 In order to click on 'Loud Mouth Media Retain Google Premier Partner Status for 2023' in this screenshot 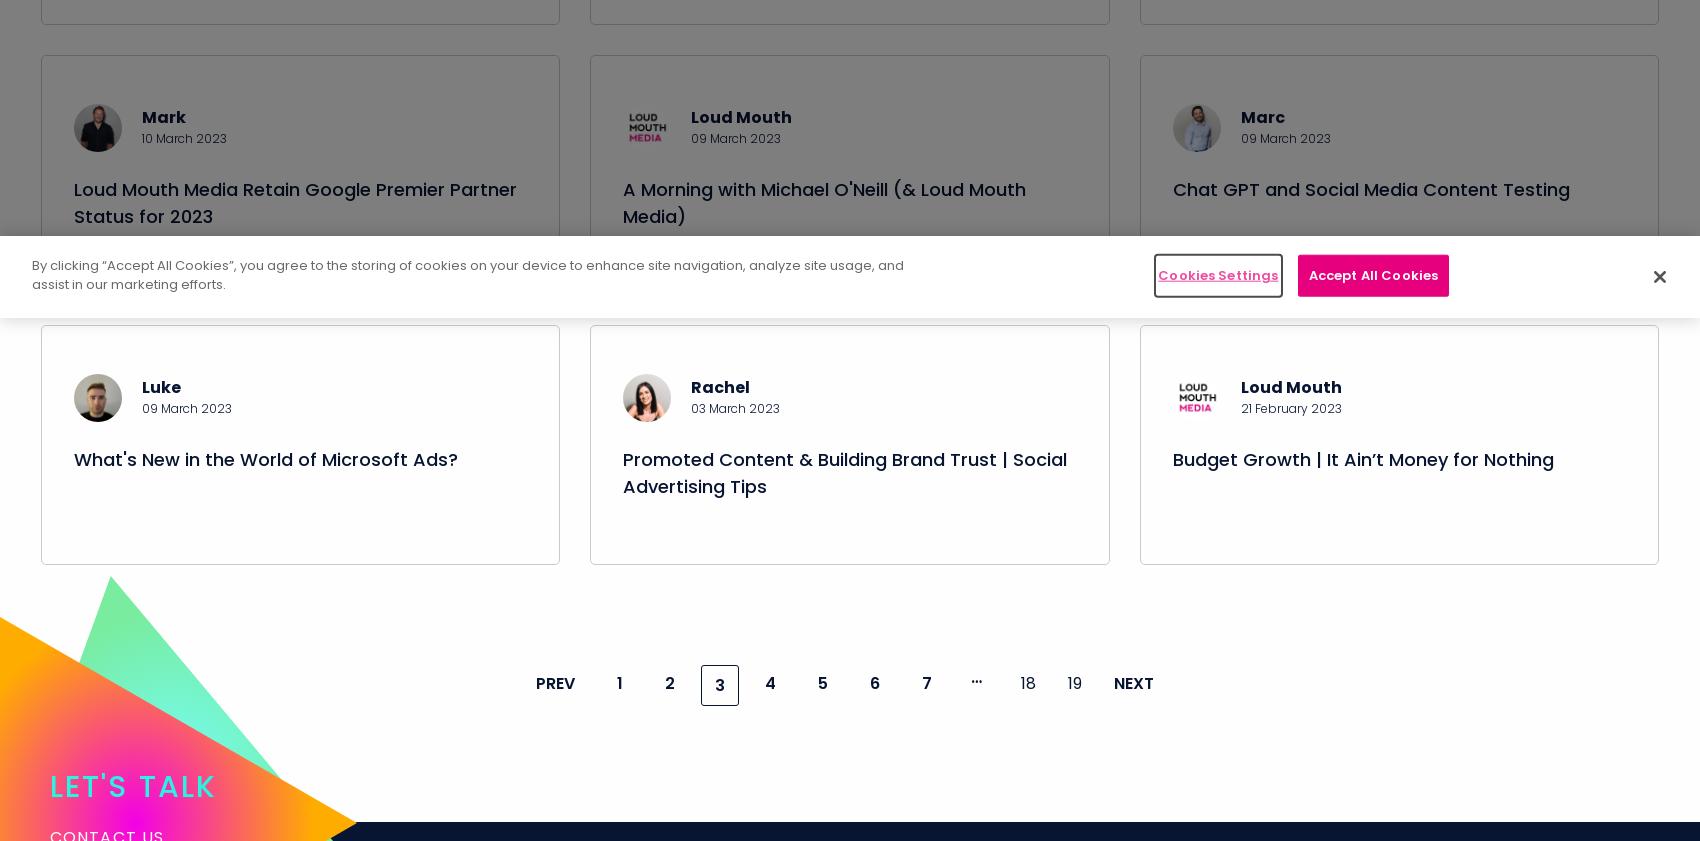, I will do `click(295, 224)`.